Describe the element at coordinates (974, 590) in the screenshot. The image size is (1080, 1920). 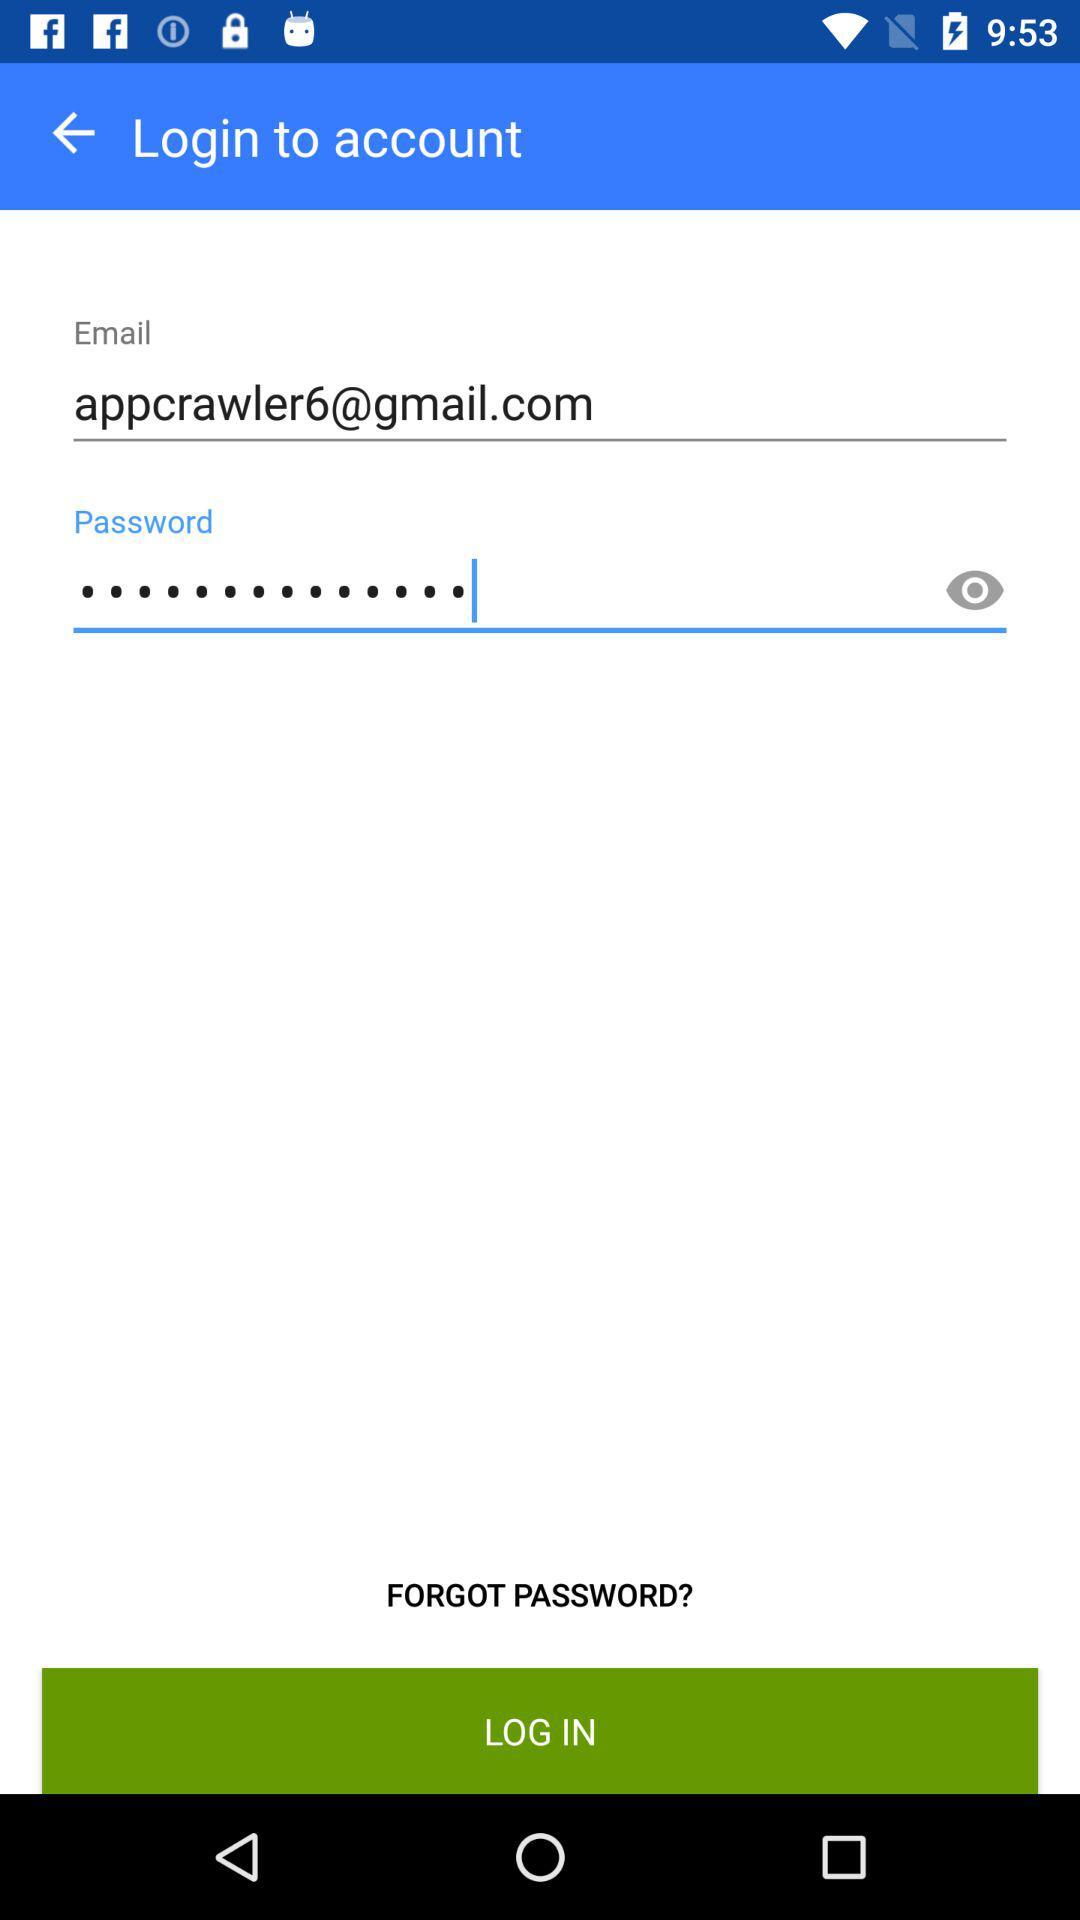
I see `icon below the appcrawler6@gmail.com item` at that location.